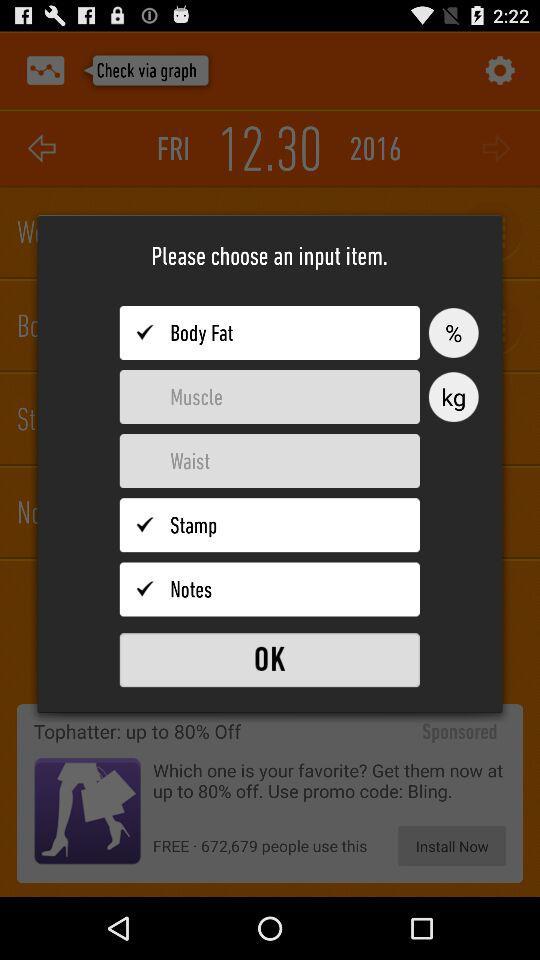 This screenshot has width=540, height=960. I want to click on waist size, so click(269, 461).